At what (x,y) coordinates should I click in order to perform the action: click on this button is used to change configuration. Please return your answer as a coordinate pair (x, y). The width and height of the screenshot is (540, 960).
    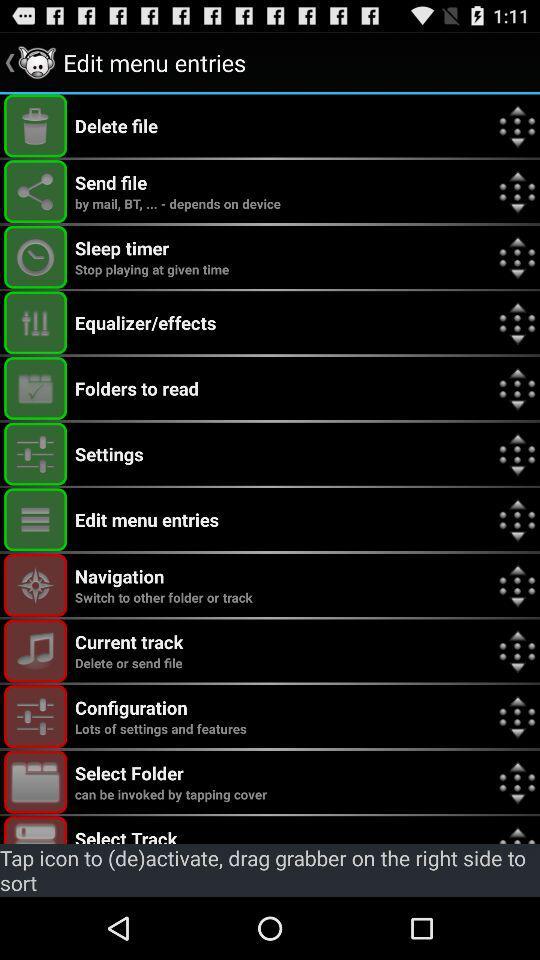
    Looking at the image, I should click on (35, 716).